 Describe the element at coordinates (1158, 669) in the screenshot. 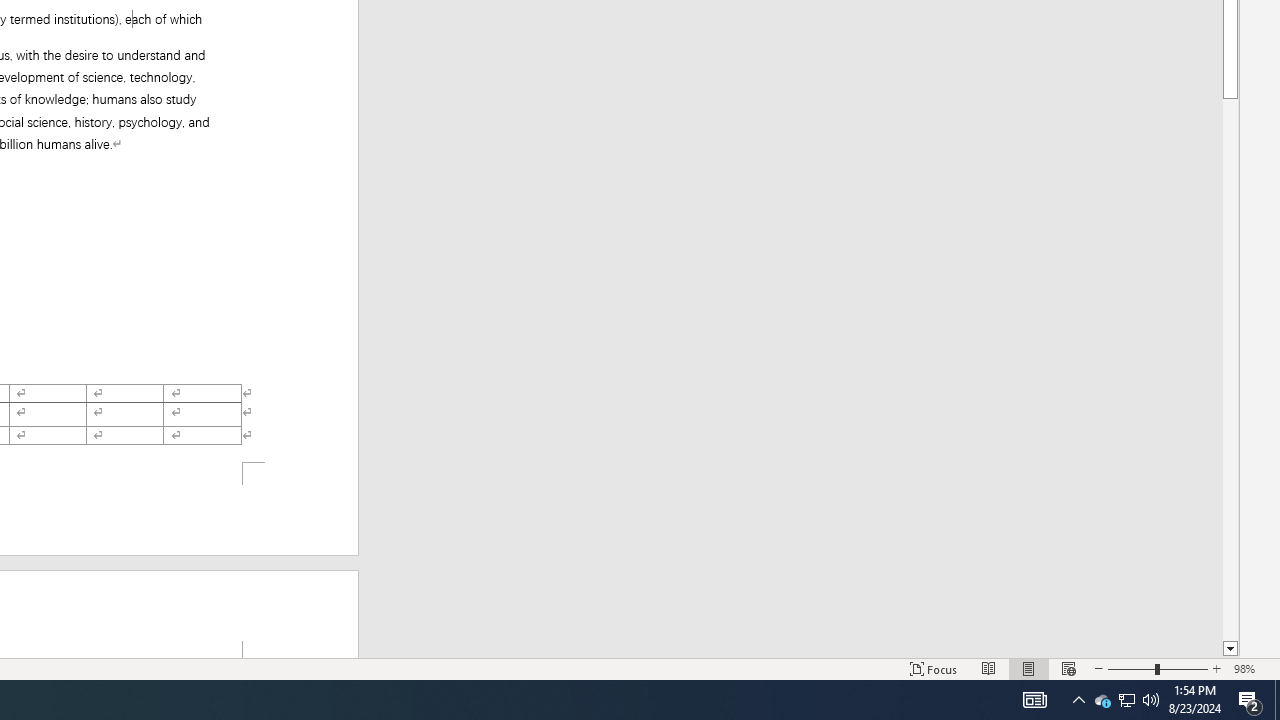

I see `'Zoom'` at that location.